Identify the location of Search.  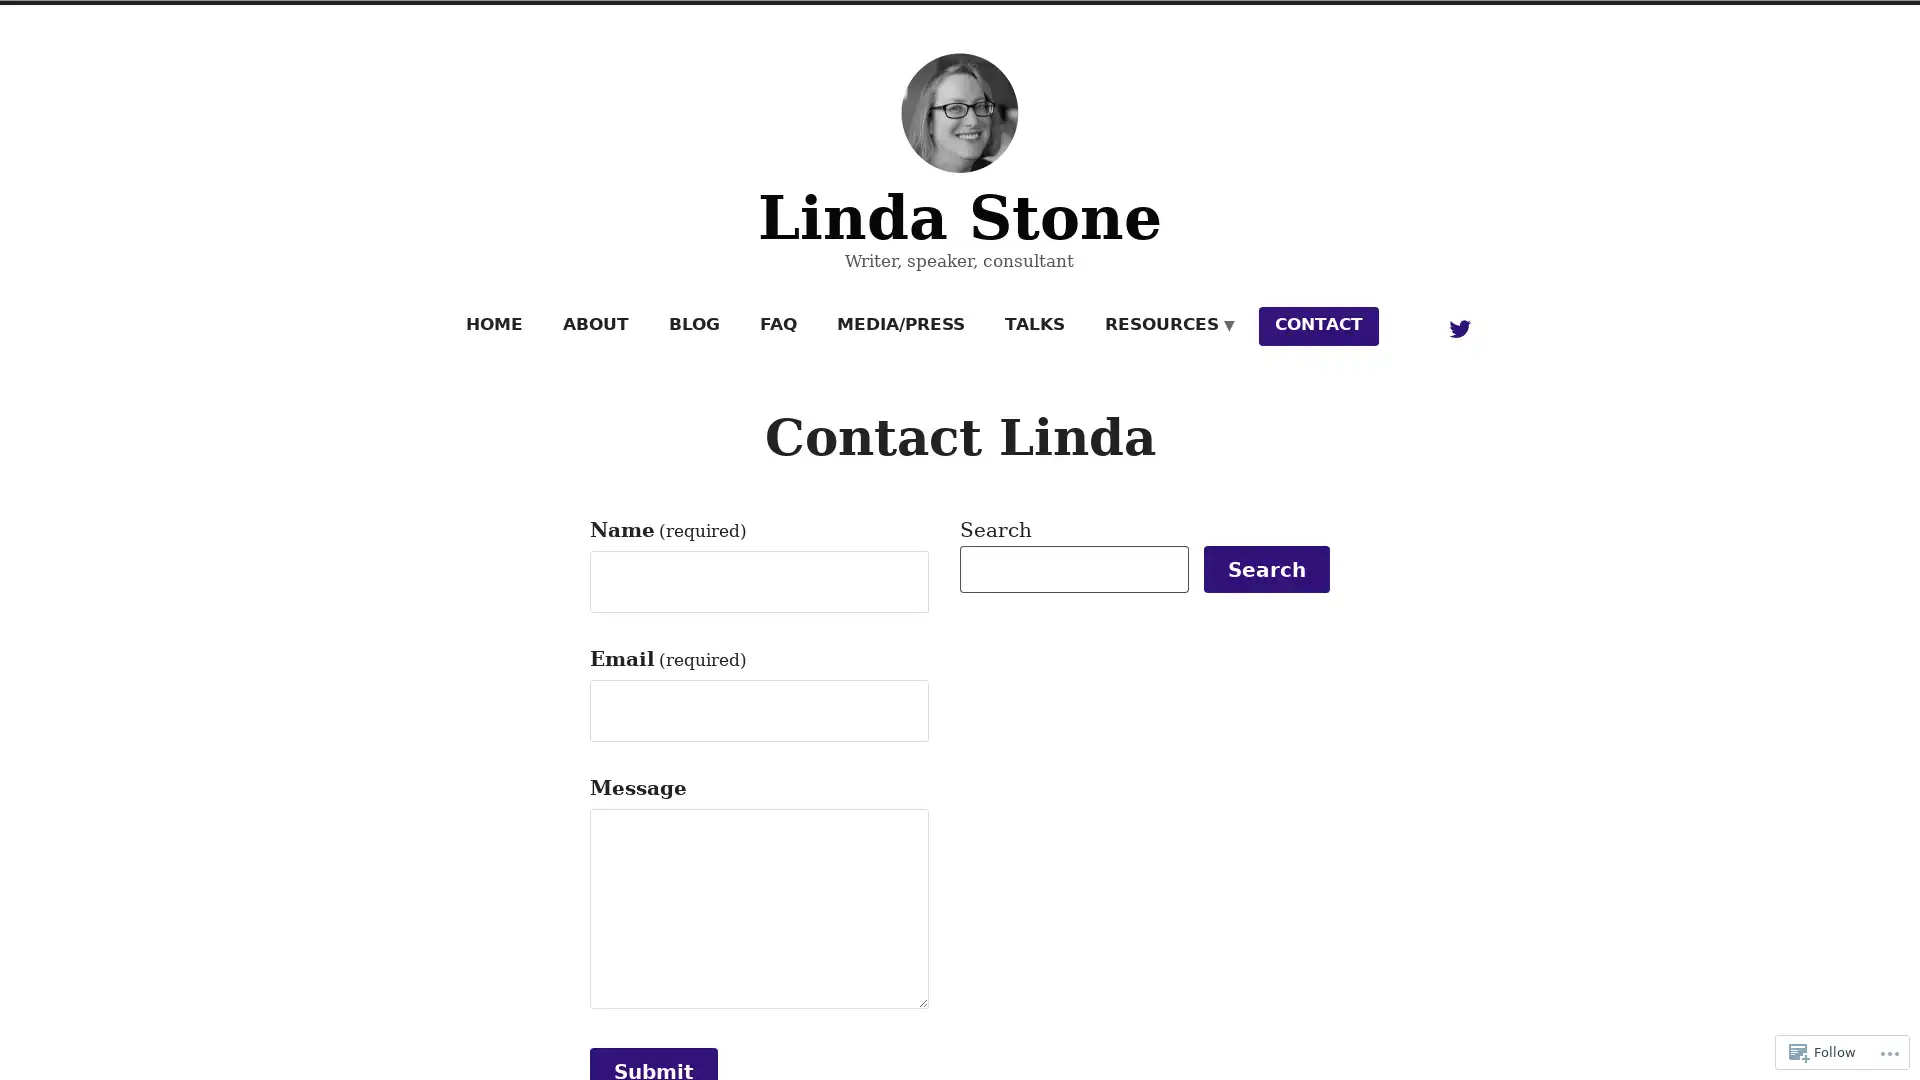
(1266, 569).